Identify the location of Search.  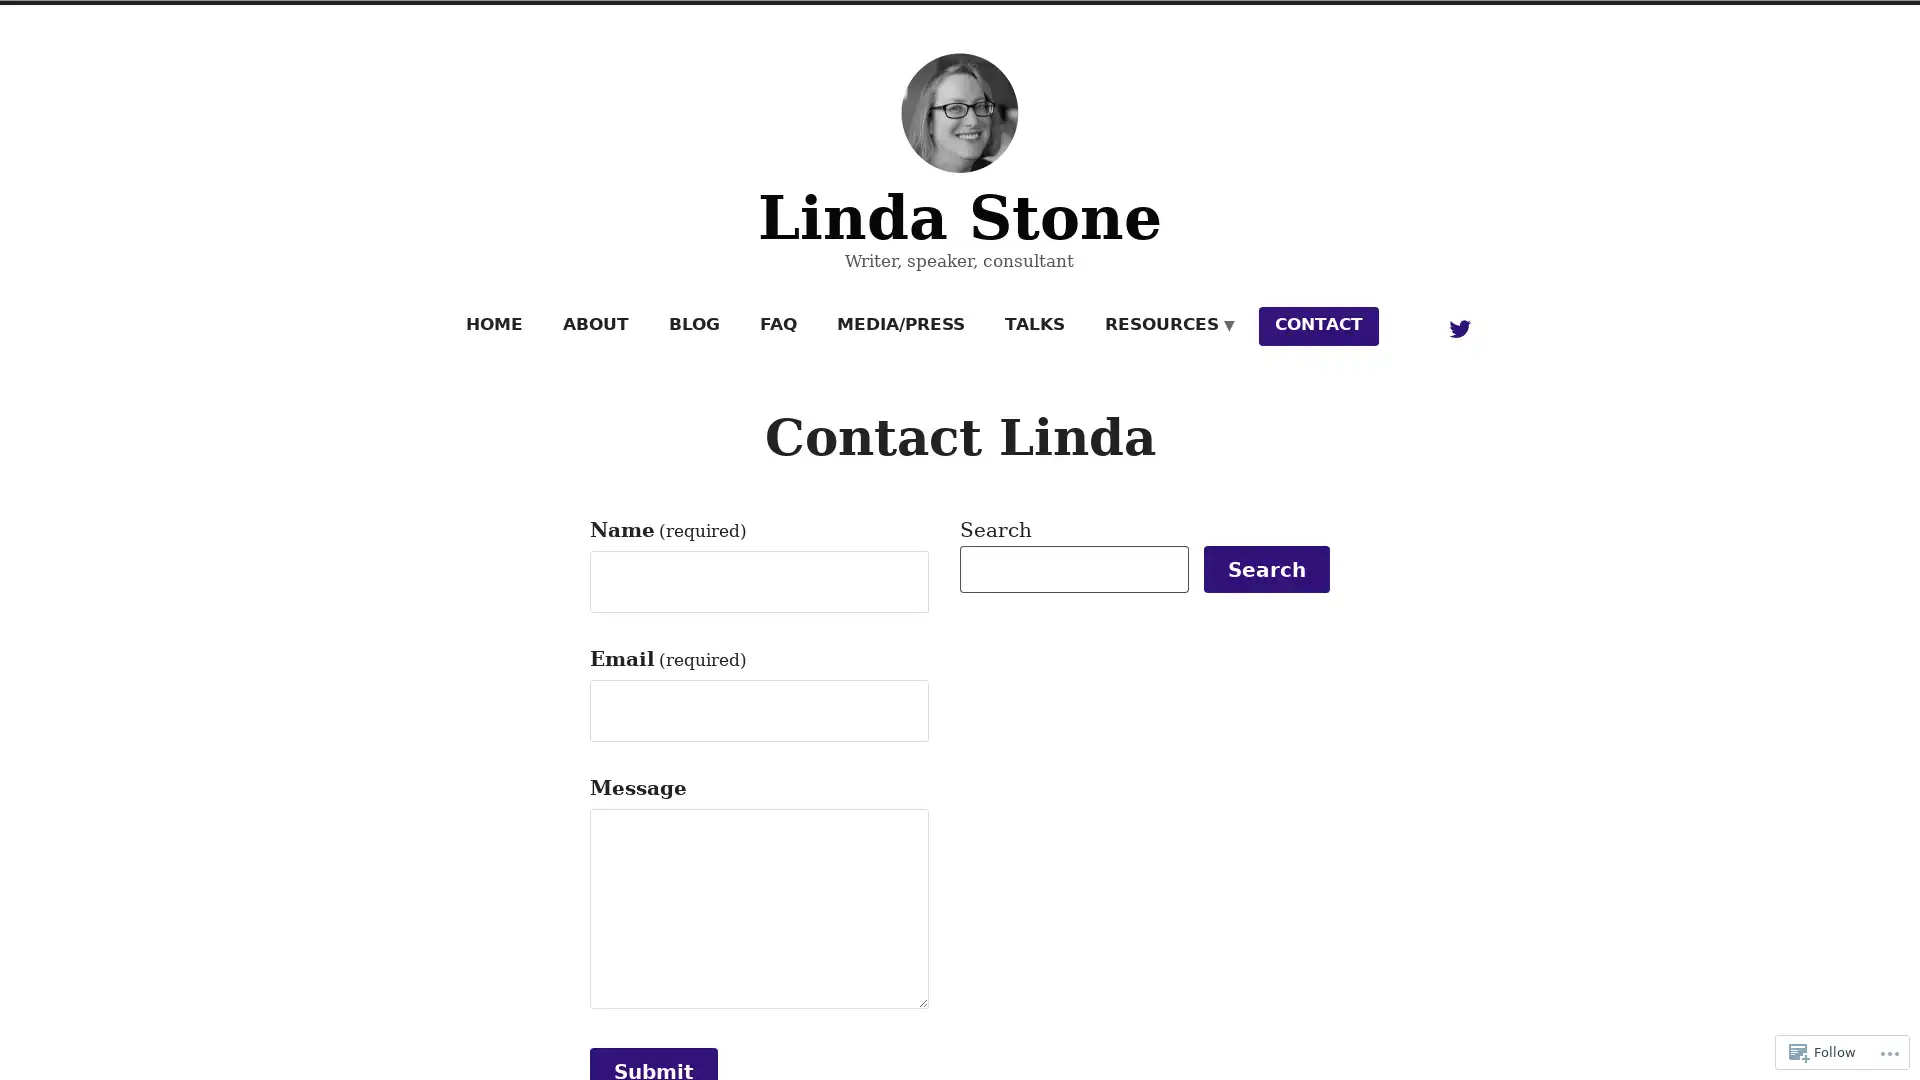
(1266, 569).